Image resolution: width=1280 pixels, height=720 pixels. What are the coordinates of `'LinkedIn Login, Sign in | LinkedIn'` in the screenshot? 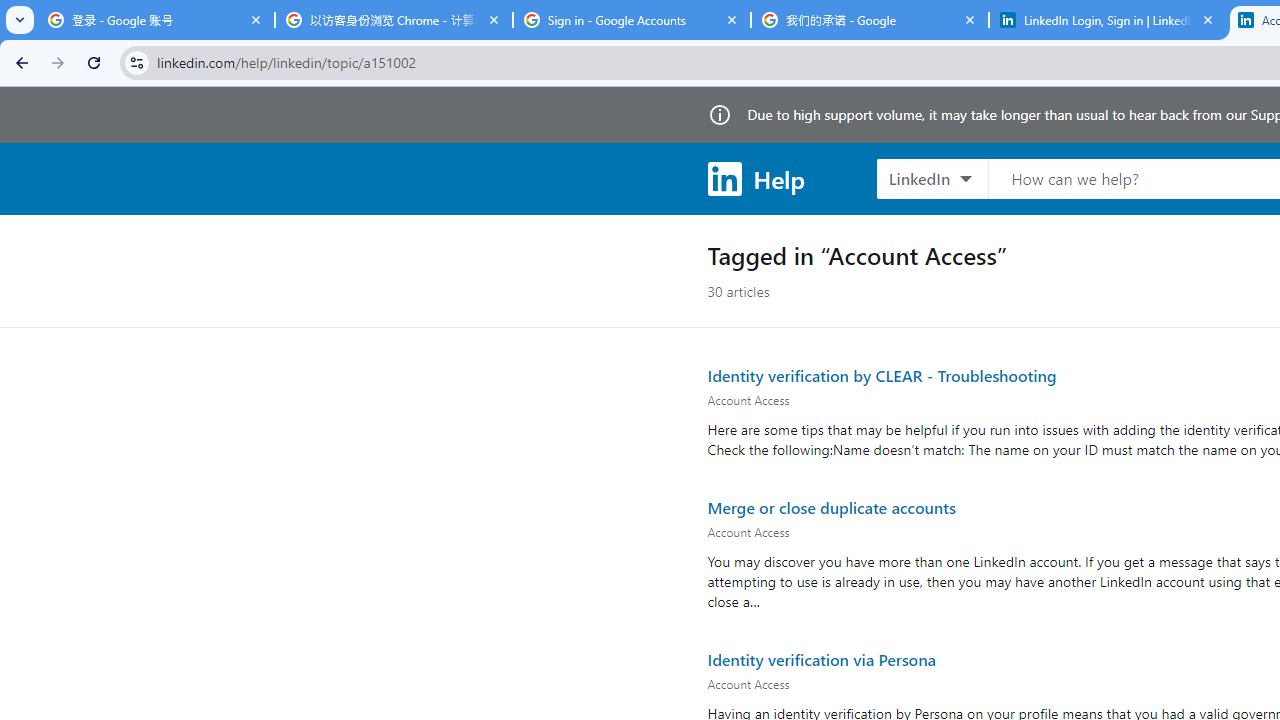 It's located at (1107, 20).